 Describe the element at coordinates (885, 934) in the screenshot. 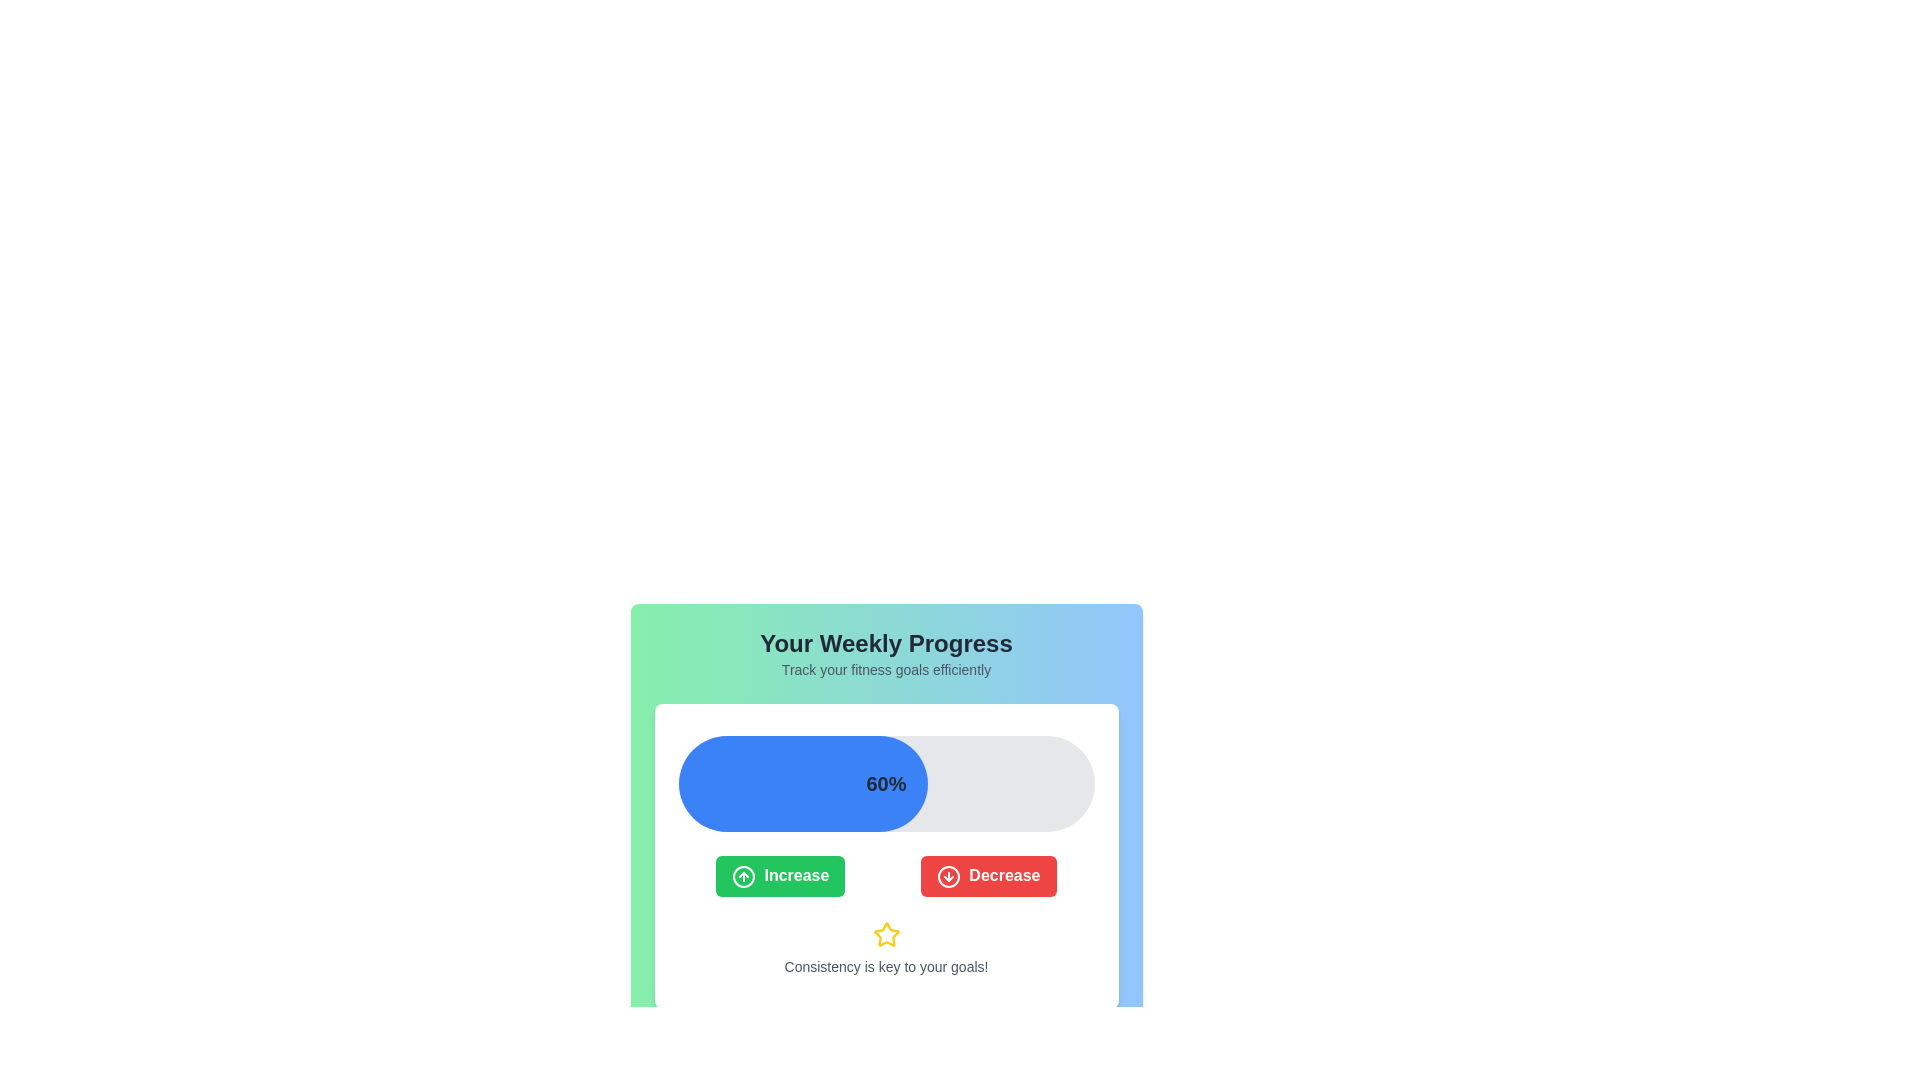

I see `the star-shaped icon with a yellow fill and black outline, located below the 'Increase' and 'Decrease' buttons and above the text 'Consistency is key to your goals!'` at that location.